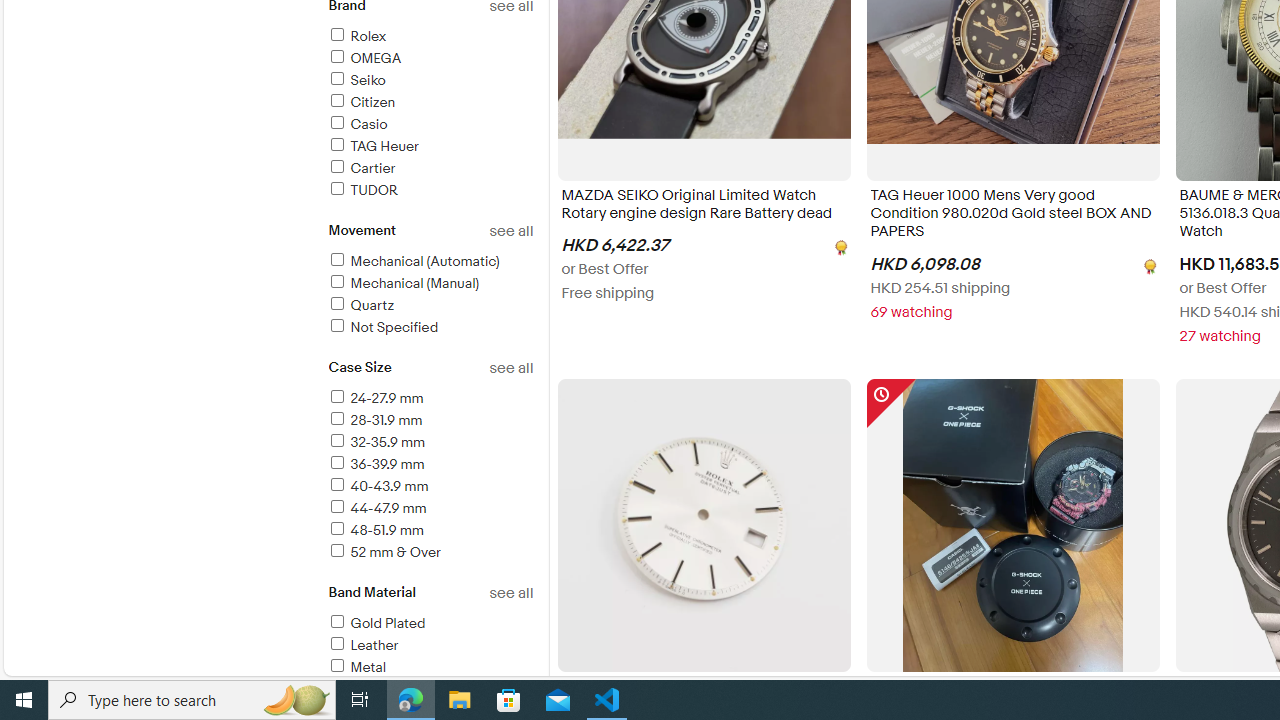  Describe the element at coordinates (362, 645) in the screenshot. I see `'Leather'` at that location.